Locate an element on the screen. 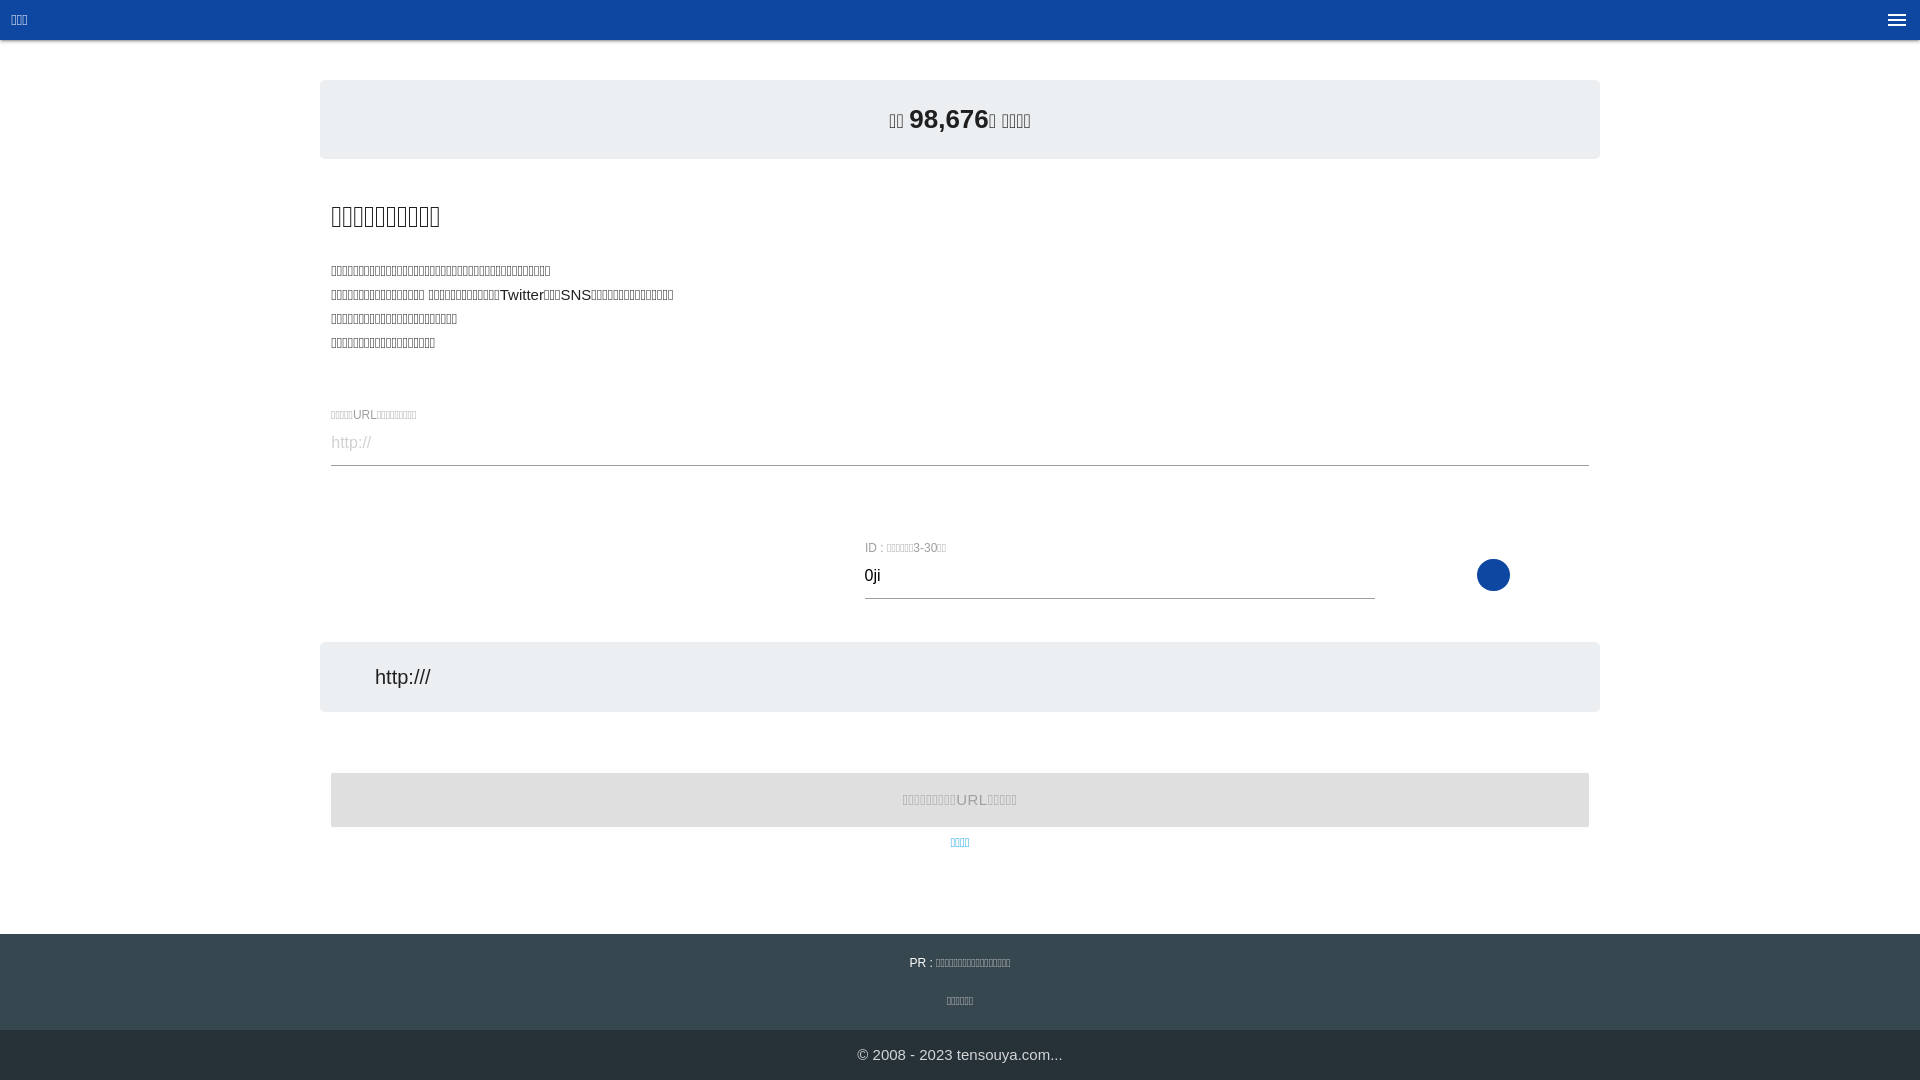 The image size is (1920, 1080). 'menu' is located at coordinates (1895, 26).